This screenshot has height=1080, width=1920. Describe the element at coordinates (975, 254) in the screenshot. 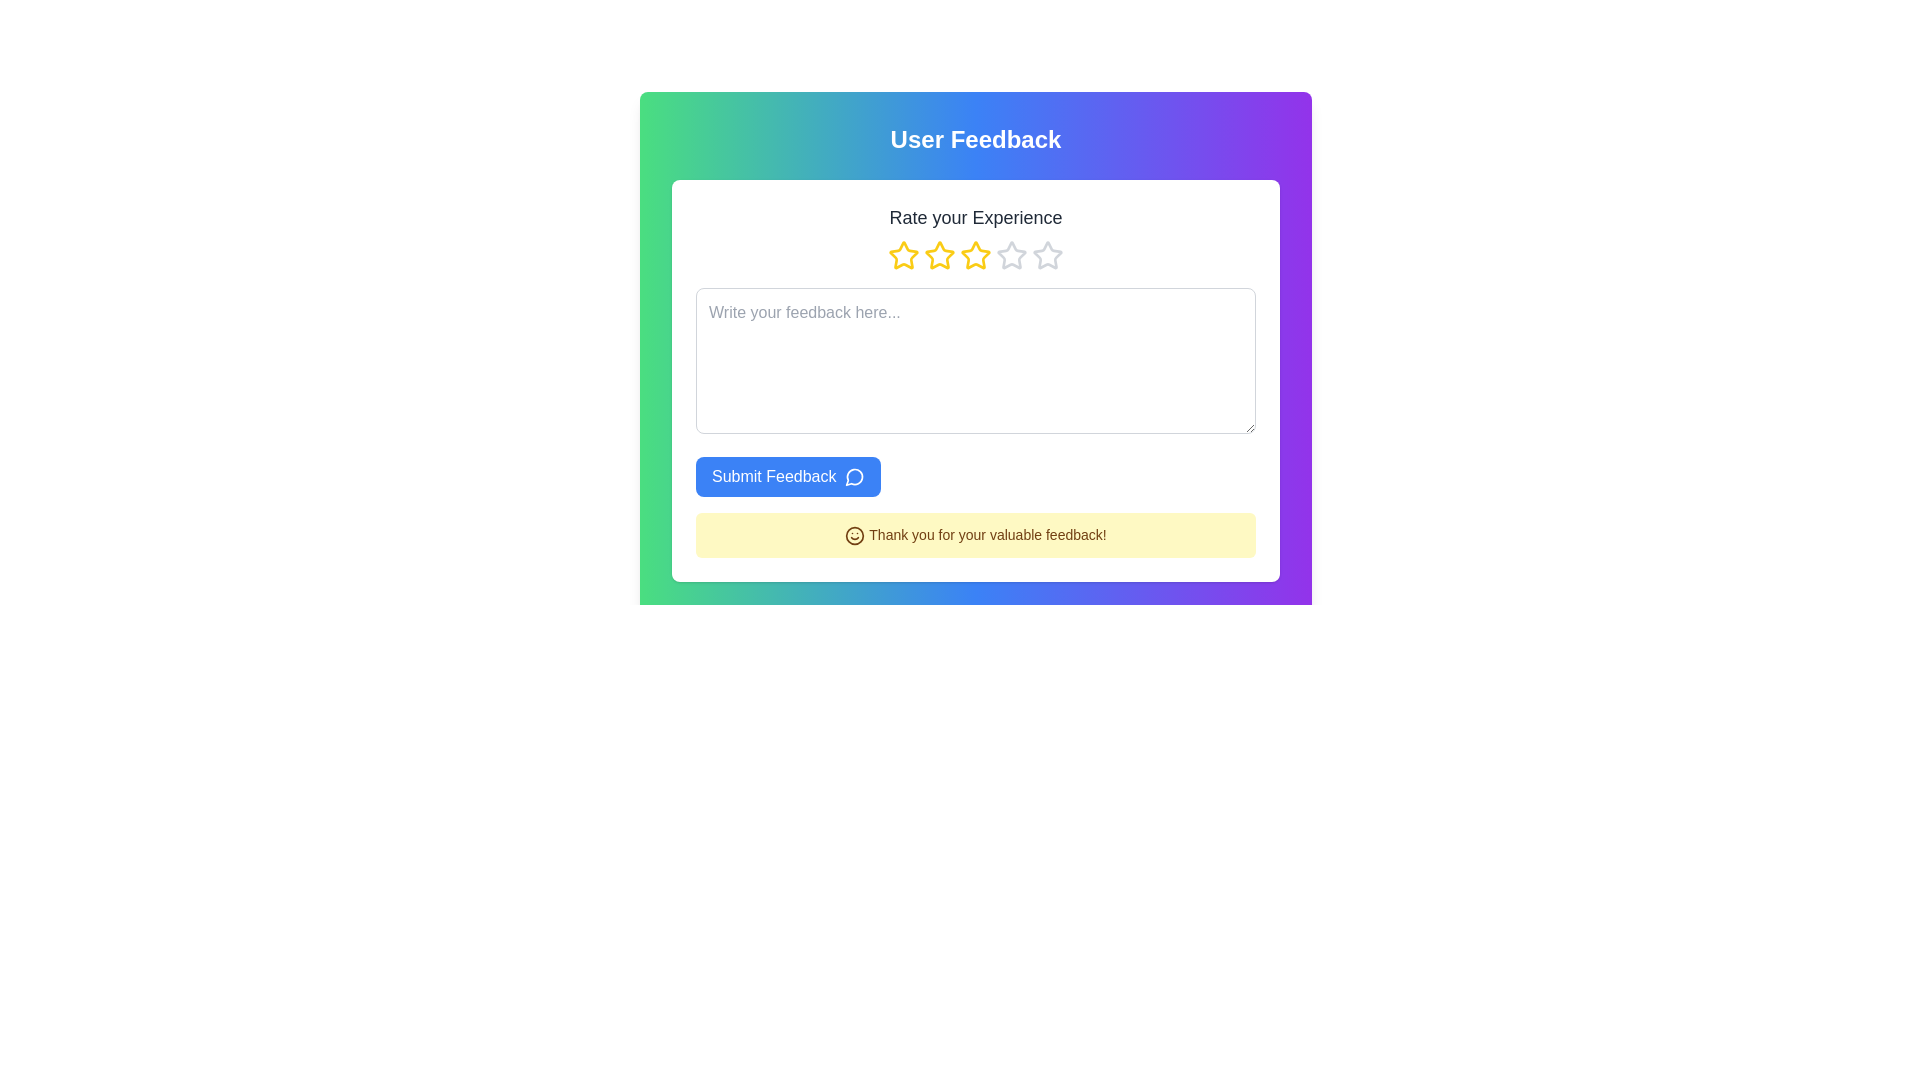

I see `the third star button in the rating system` at that location.